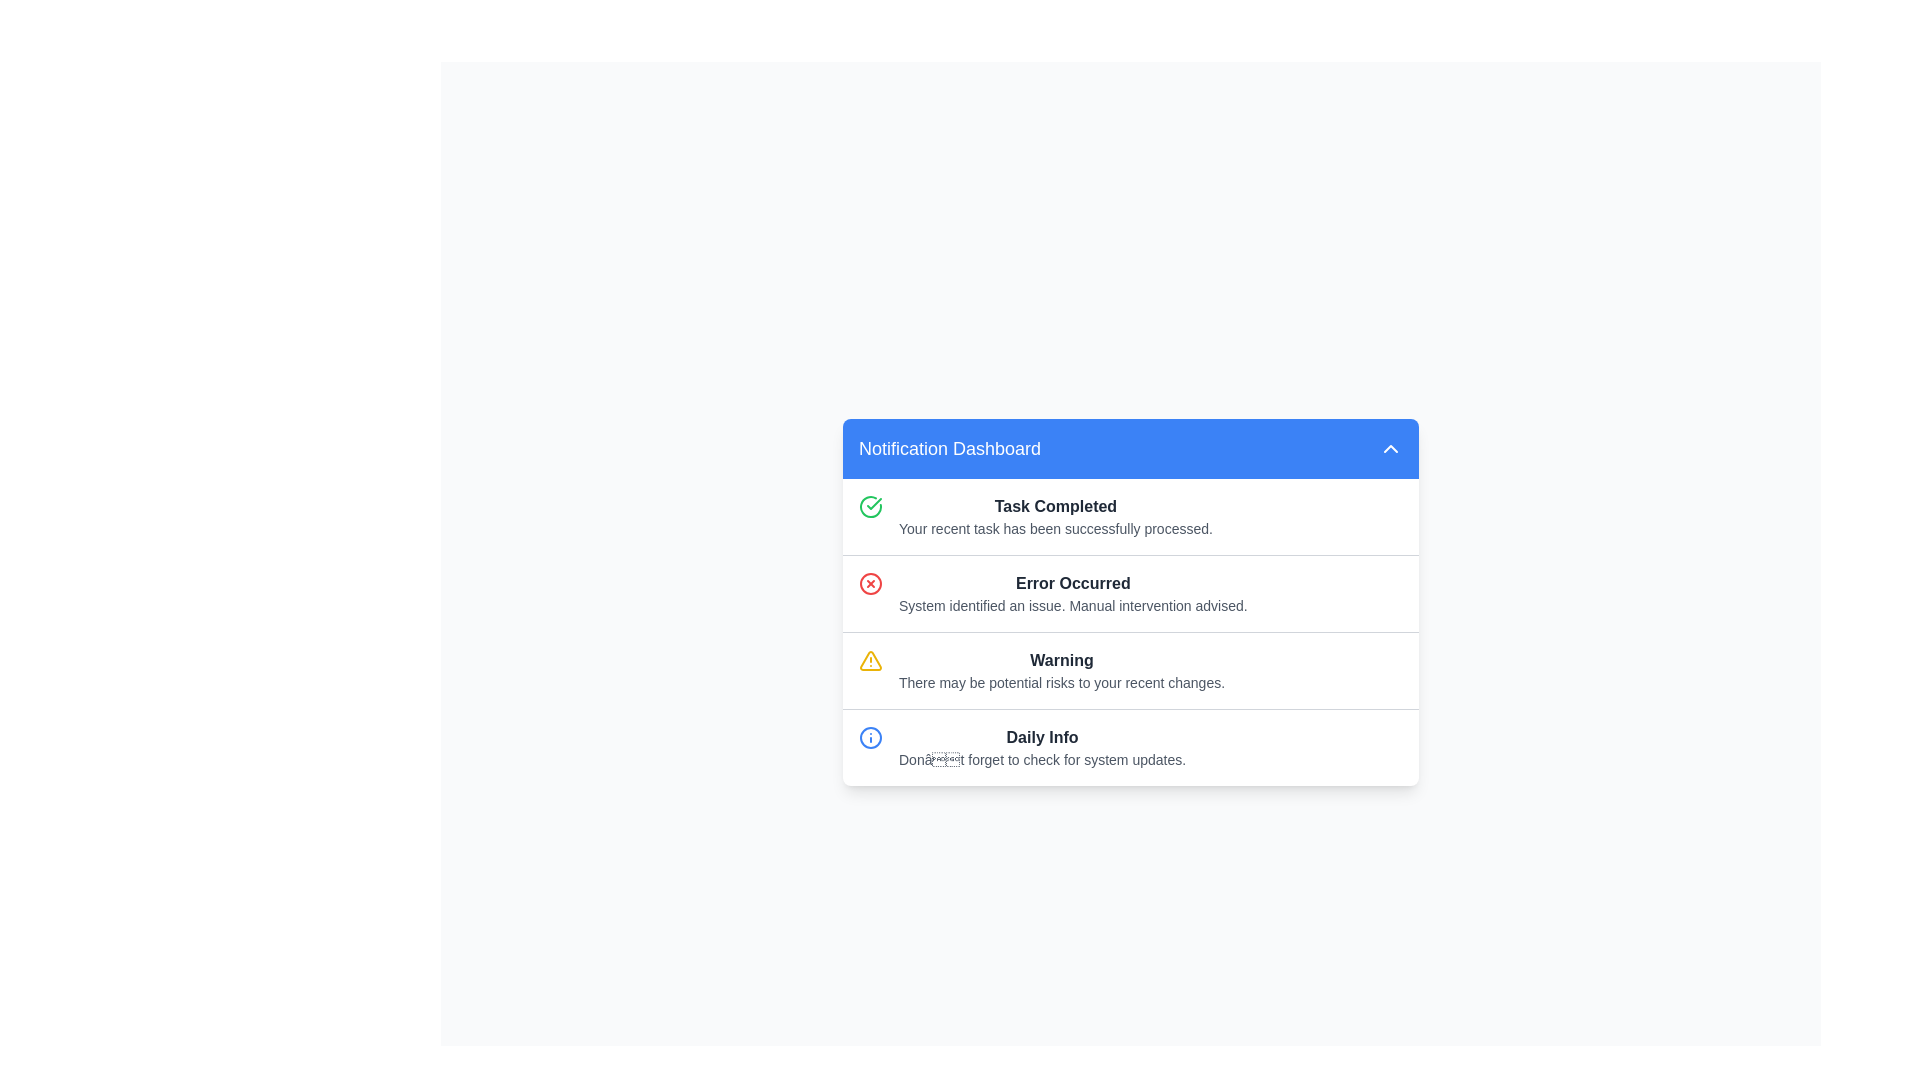 Image resolution: width=1920 pixels, height=1080 pixels. I want to click on the informational text label that provides context for the warning notification, located below the bold 'Warning' label in the third notification slot, so click(1060, 681).